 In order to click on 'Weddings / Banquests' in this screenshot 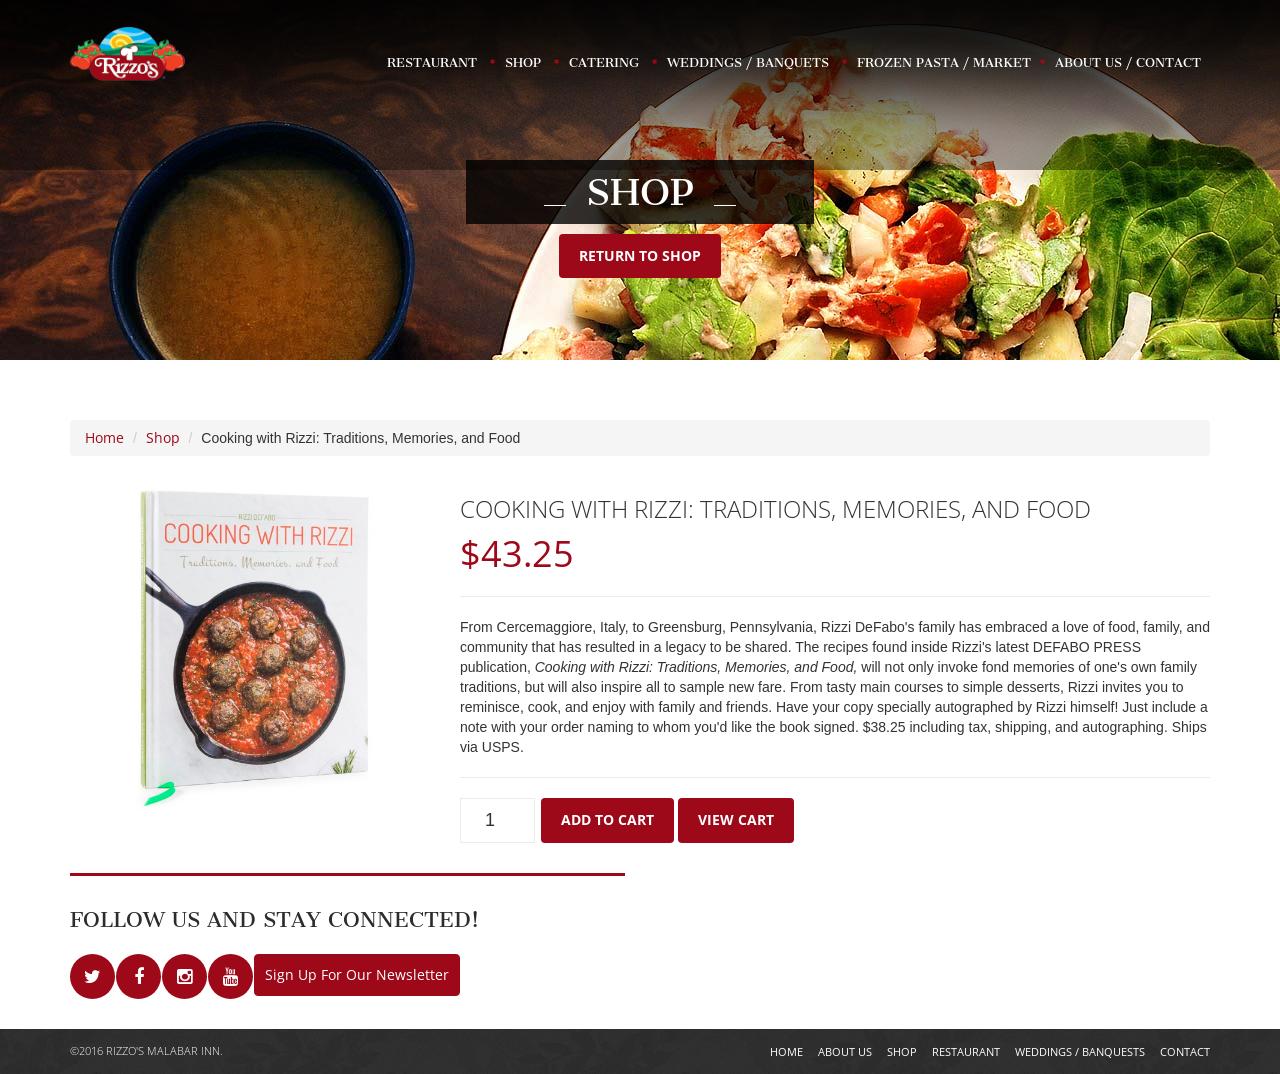, I will do `click(1079, 1051)`.